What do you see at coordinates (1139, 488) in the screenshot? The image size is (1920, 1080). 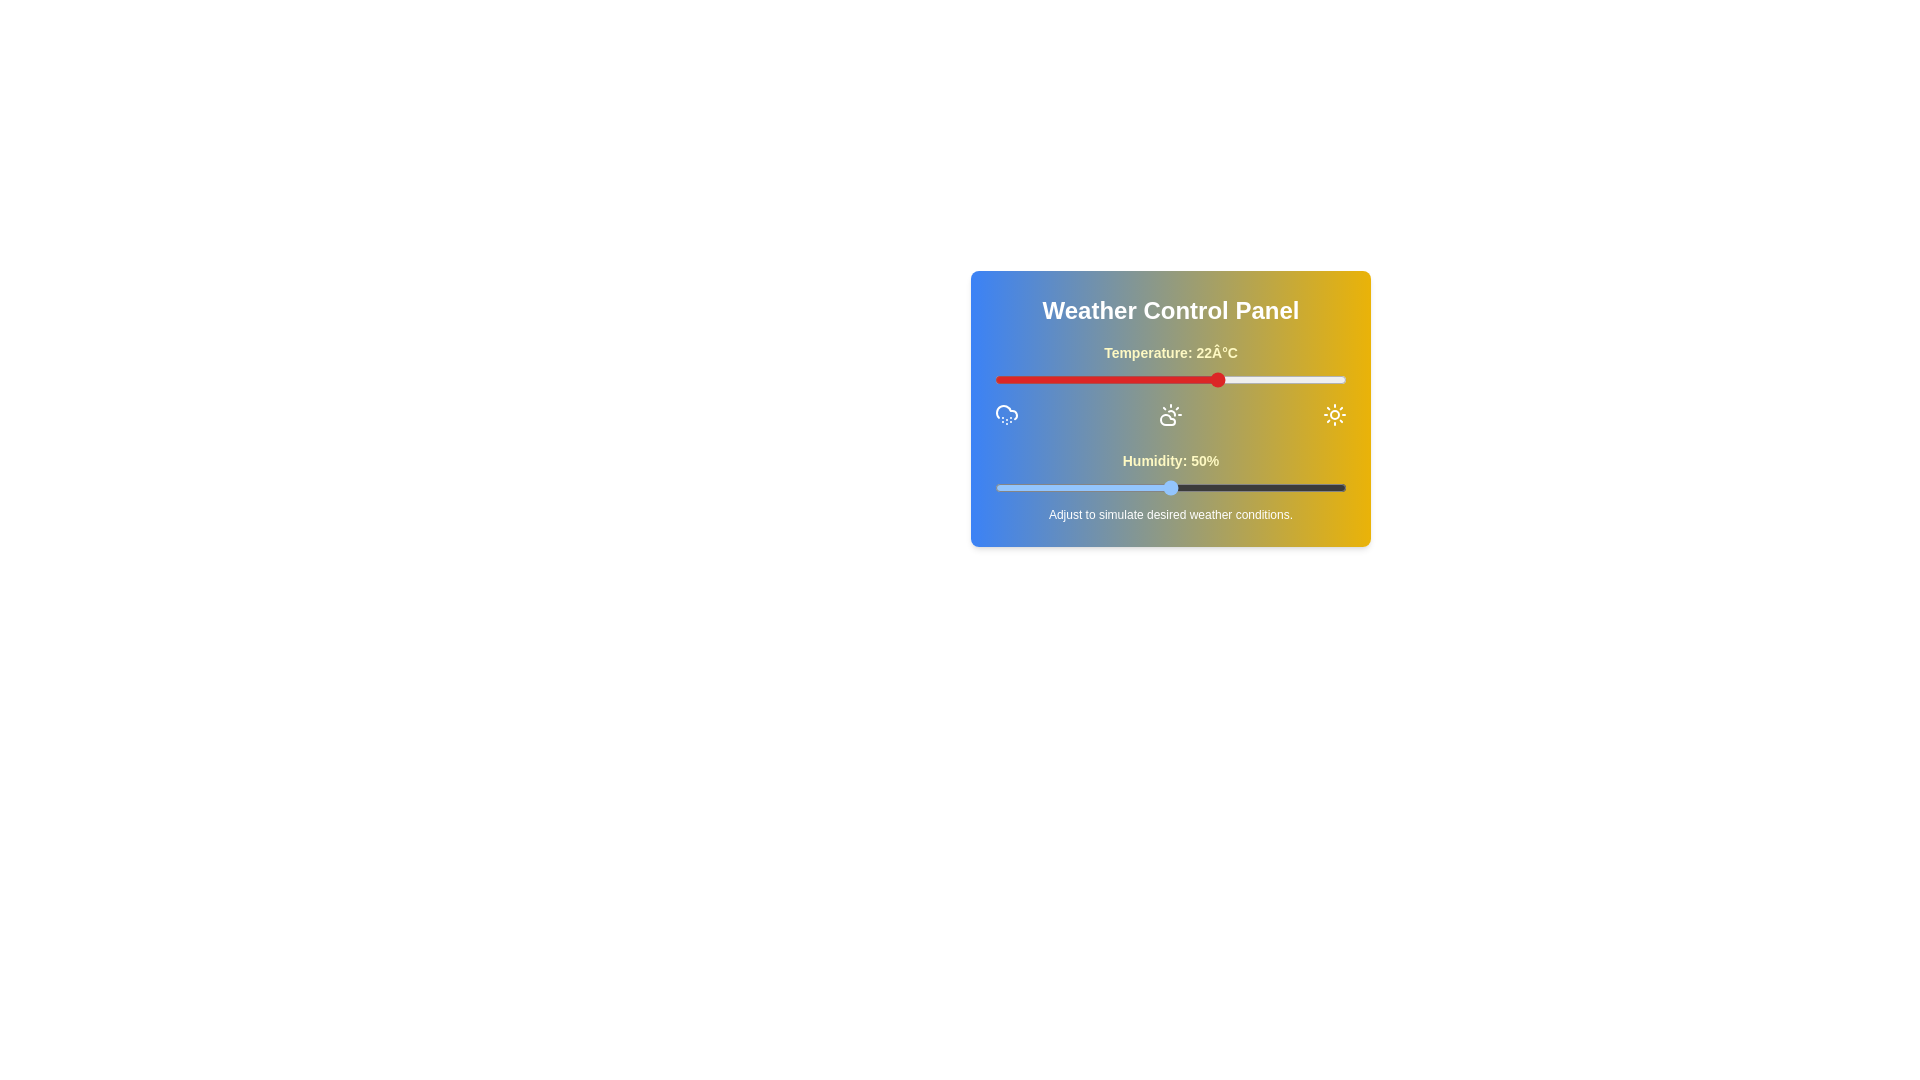 I see `humidity` at bounding box center [1139, 488].